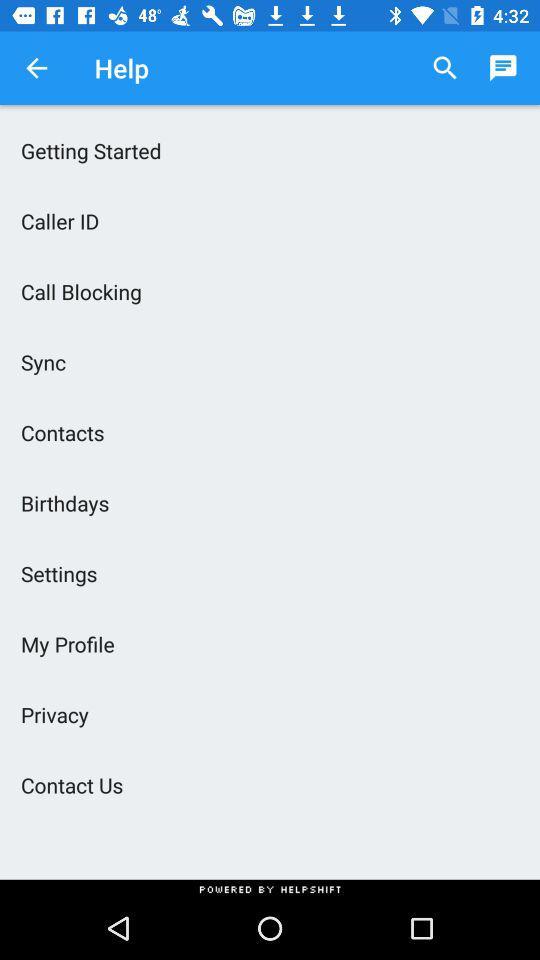 The image size is (540, 960). Describe the element at coordinates (270, 149) in the screenshot. I see `the getting started icon` at that location.